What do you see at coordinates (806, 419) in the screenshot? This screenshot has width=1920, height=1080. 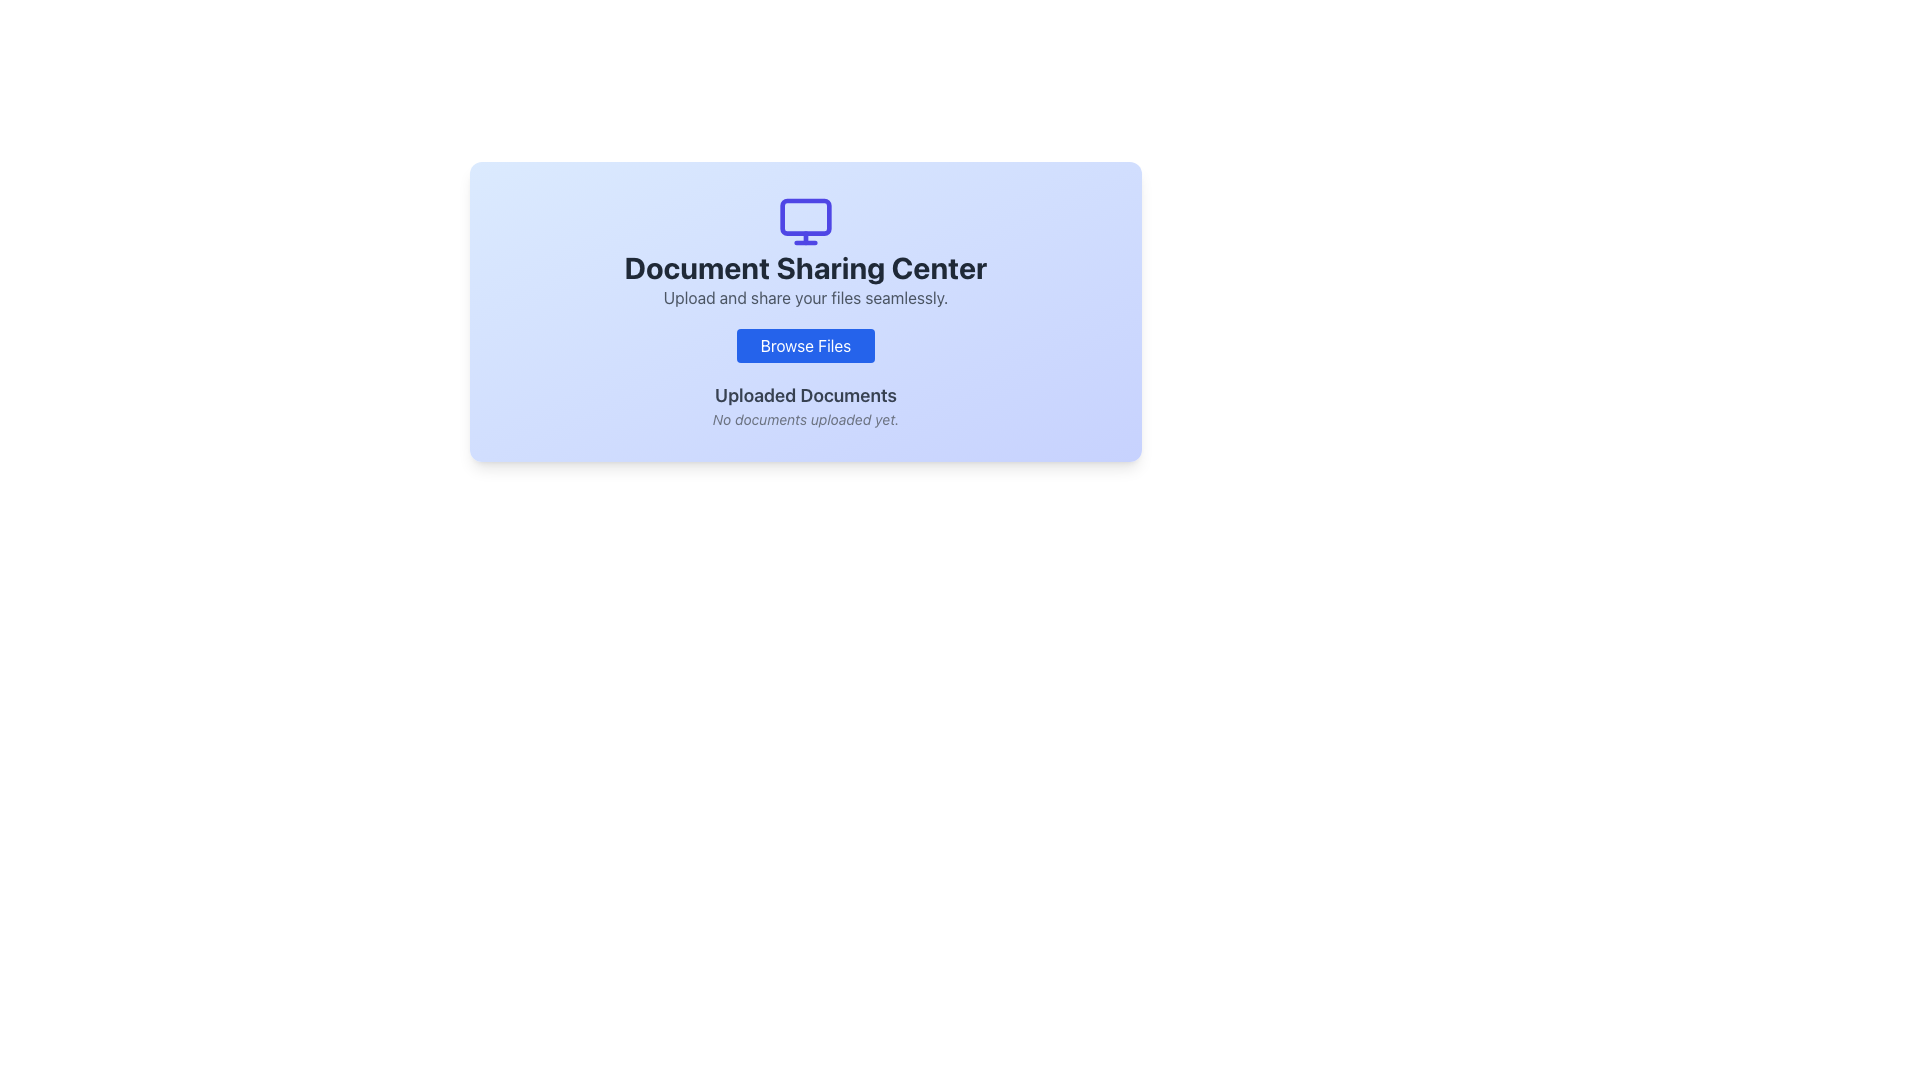 I see `the text label displaying 'No documents uploaded yet.' which is styled in light gray and italicized, located below the 'Uploaded Documents' heading` at bounding box center [806, 419].